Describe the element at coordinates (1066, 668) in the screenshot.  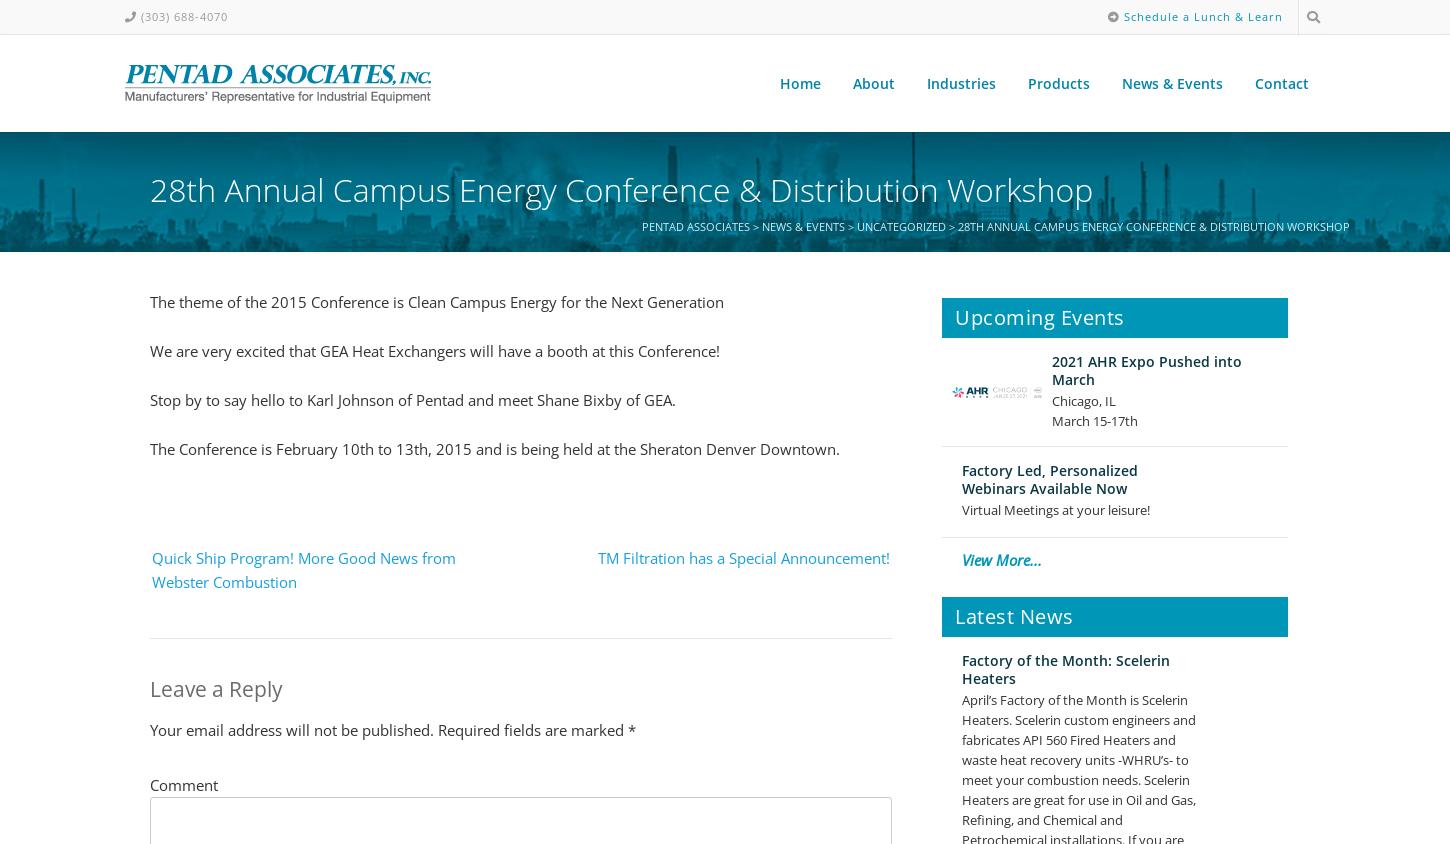
I see `'Factory of the Month: Scelerin Heaters'` at that location.